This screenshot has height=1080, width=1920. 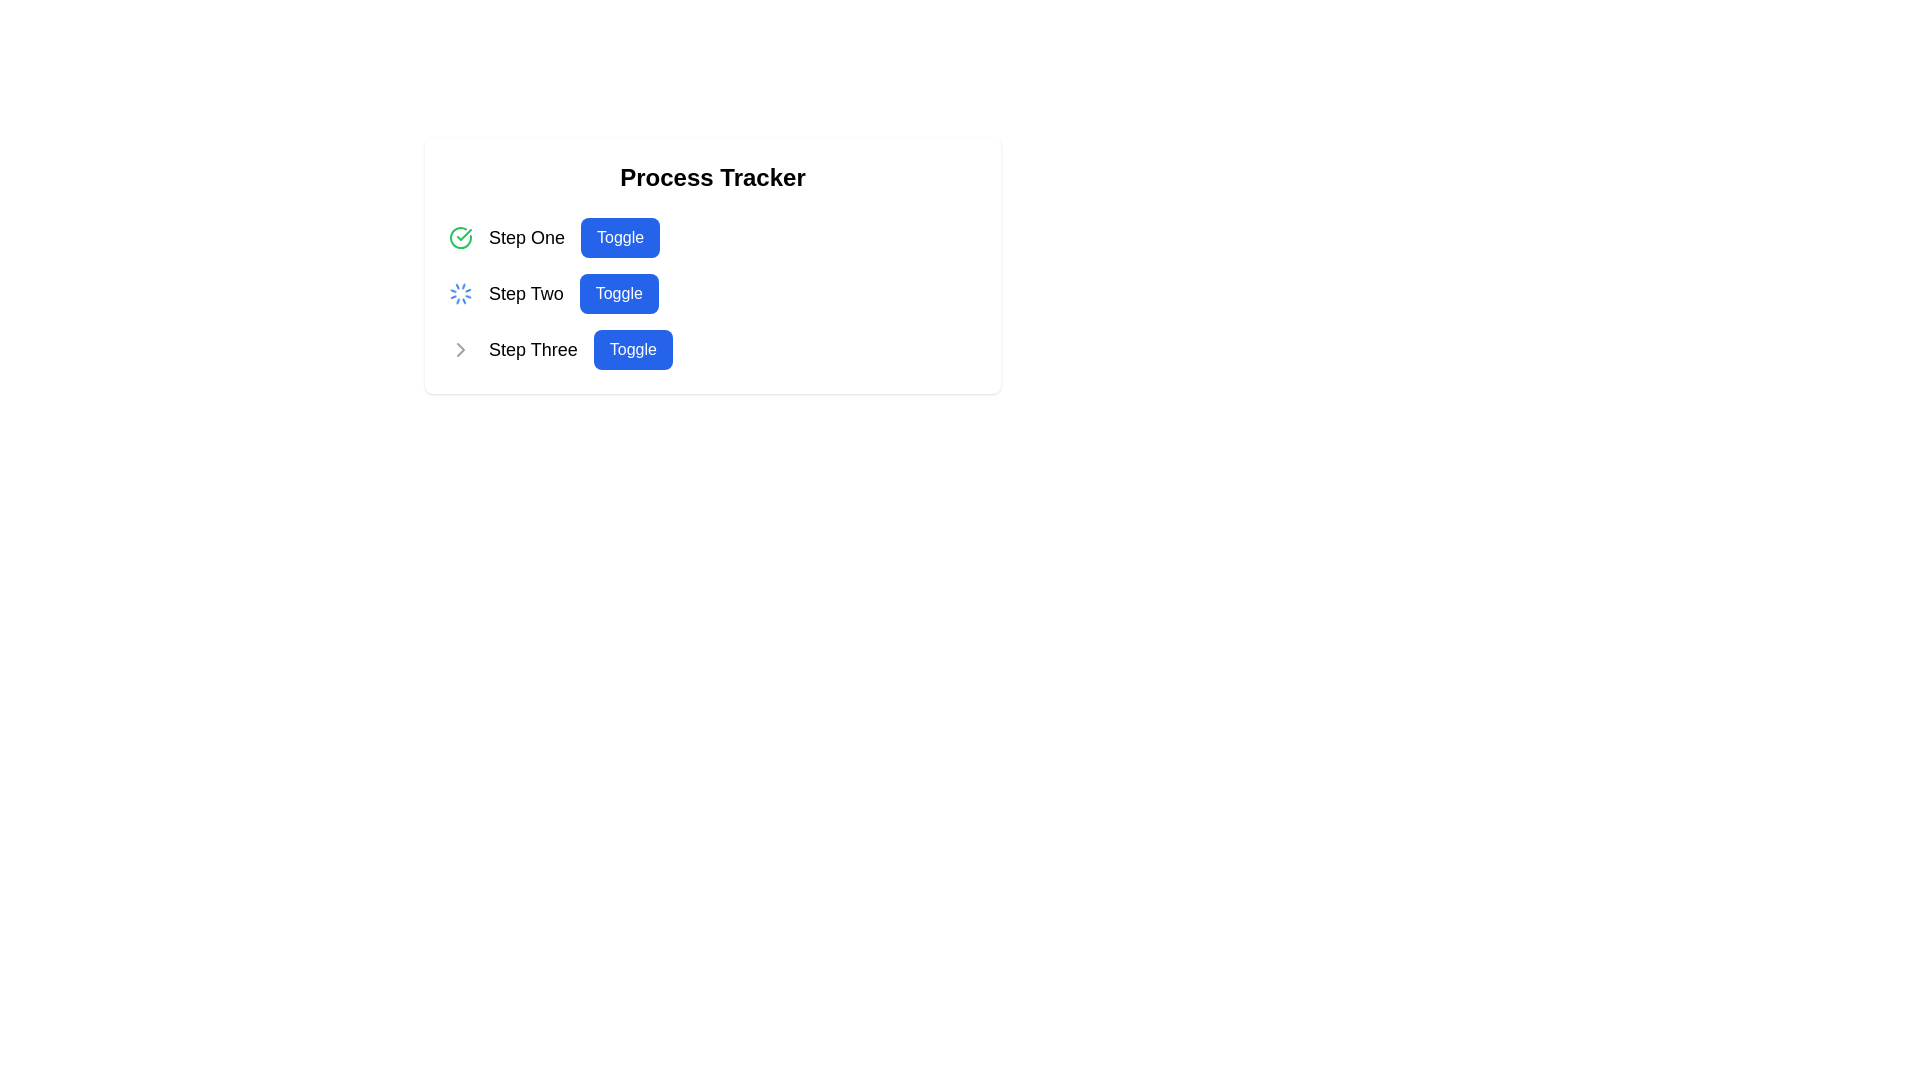 What do you see at coordinates (526, 293) in the screenshot?
I see `the 'Step Two' text label, which is styled with a larger font size and located in the middle row of the step tracker, positioned between 'Step One' and 'Step Three'` at bounding box center [526, 293].